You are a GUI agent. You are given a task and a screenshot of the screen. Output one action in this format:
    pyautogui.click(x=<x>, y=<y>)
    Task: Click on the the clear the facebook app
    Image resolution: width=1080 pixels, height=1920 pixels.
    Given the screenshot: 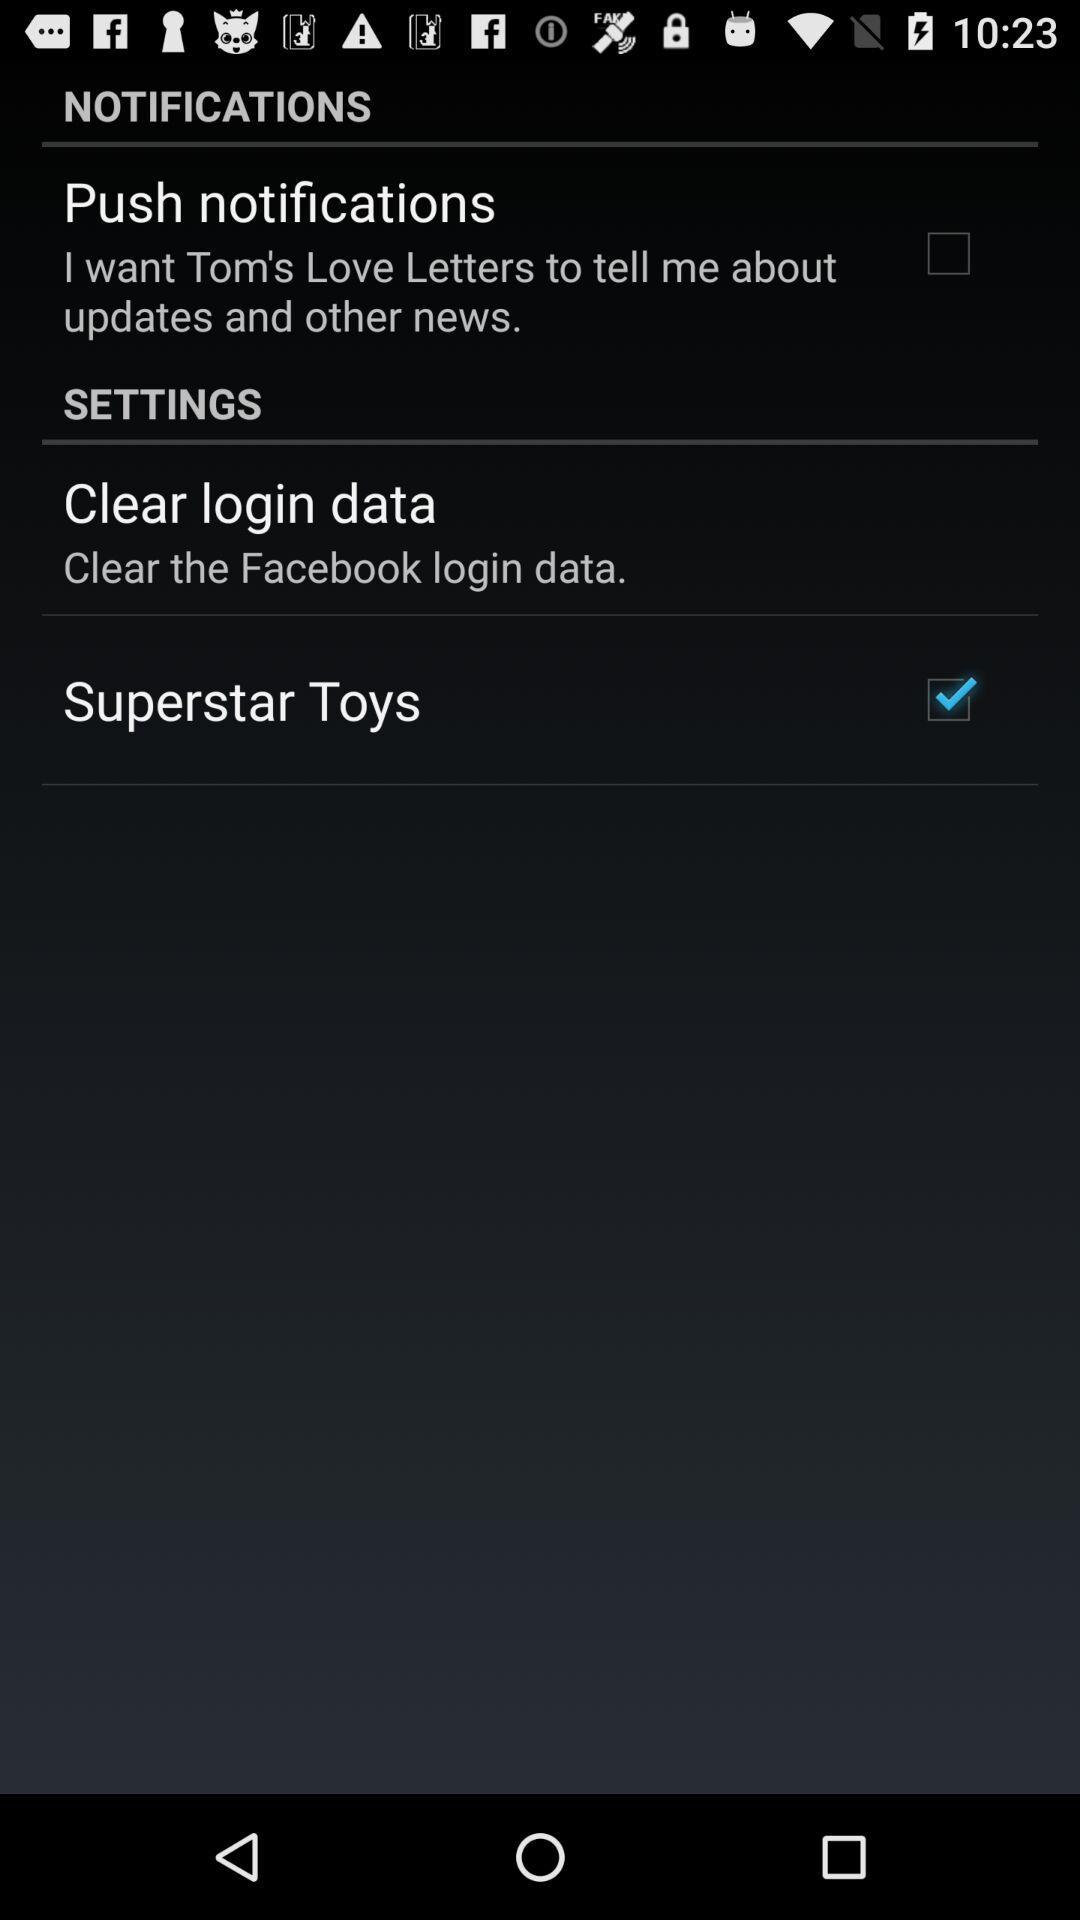 What is the action you would take?
    pyautogui.click(x=344, y=565)
    